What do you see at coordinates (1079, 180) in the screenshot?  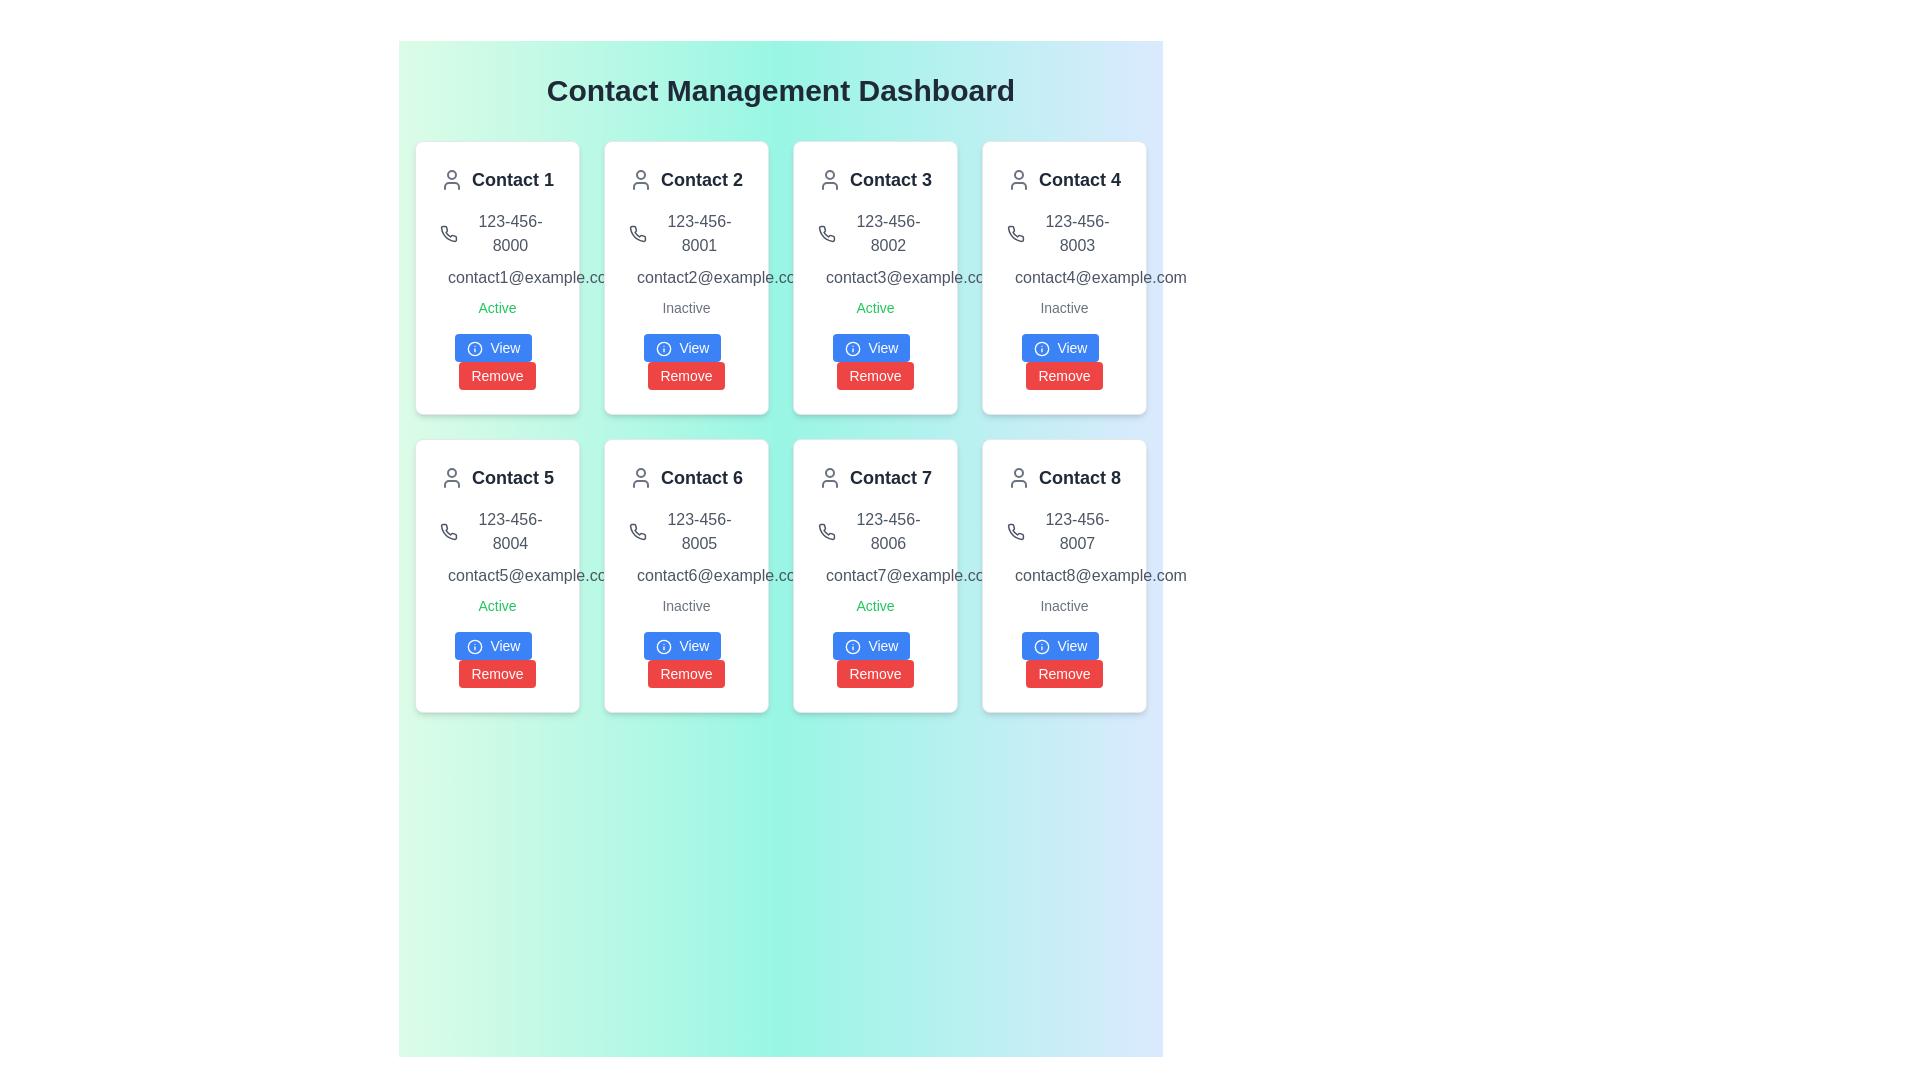 I see `text label identifying the contact as 'Contact 4', which is centrally positioned within the upper part of the contact information card in the fourth position of the top row in the grid layout` at bounding box center [1079, 180].